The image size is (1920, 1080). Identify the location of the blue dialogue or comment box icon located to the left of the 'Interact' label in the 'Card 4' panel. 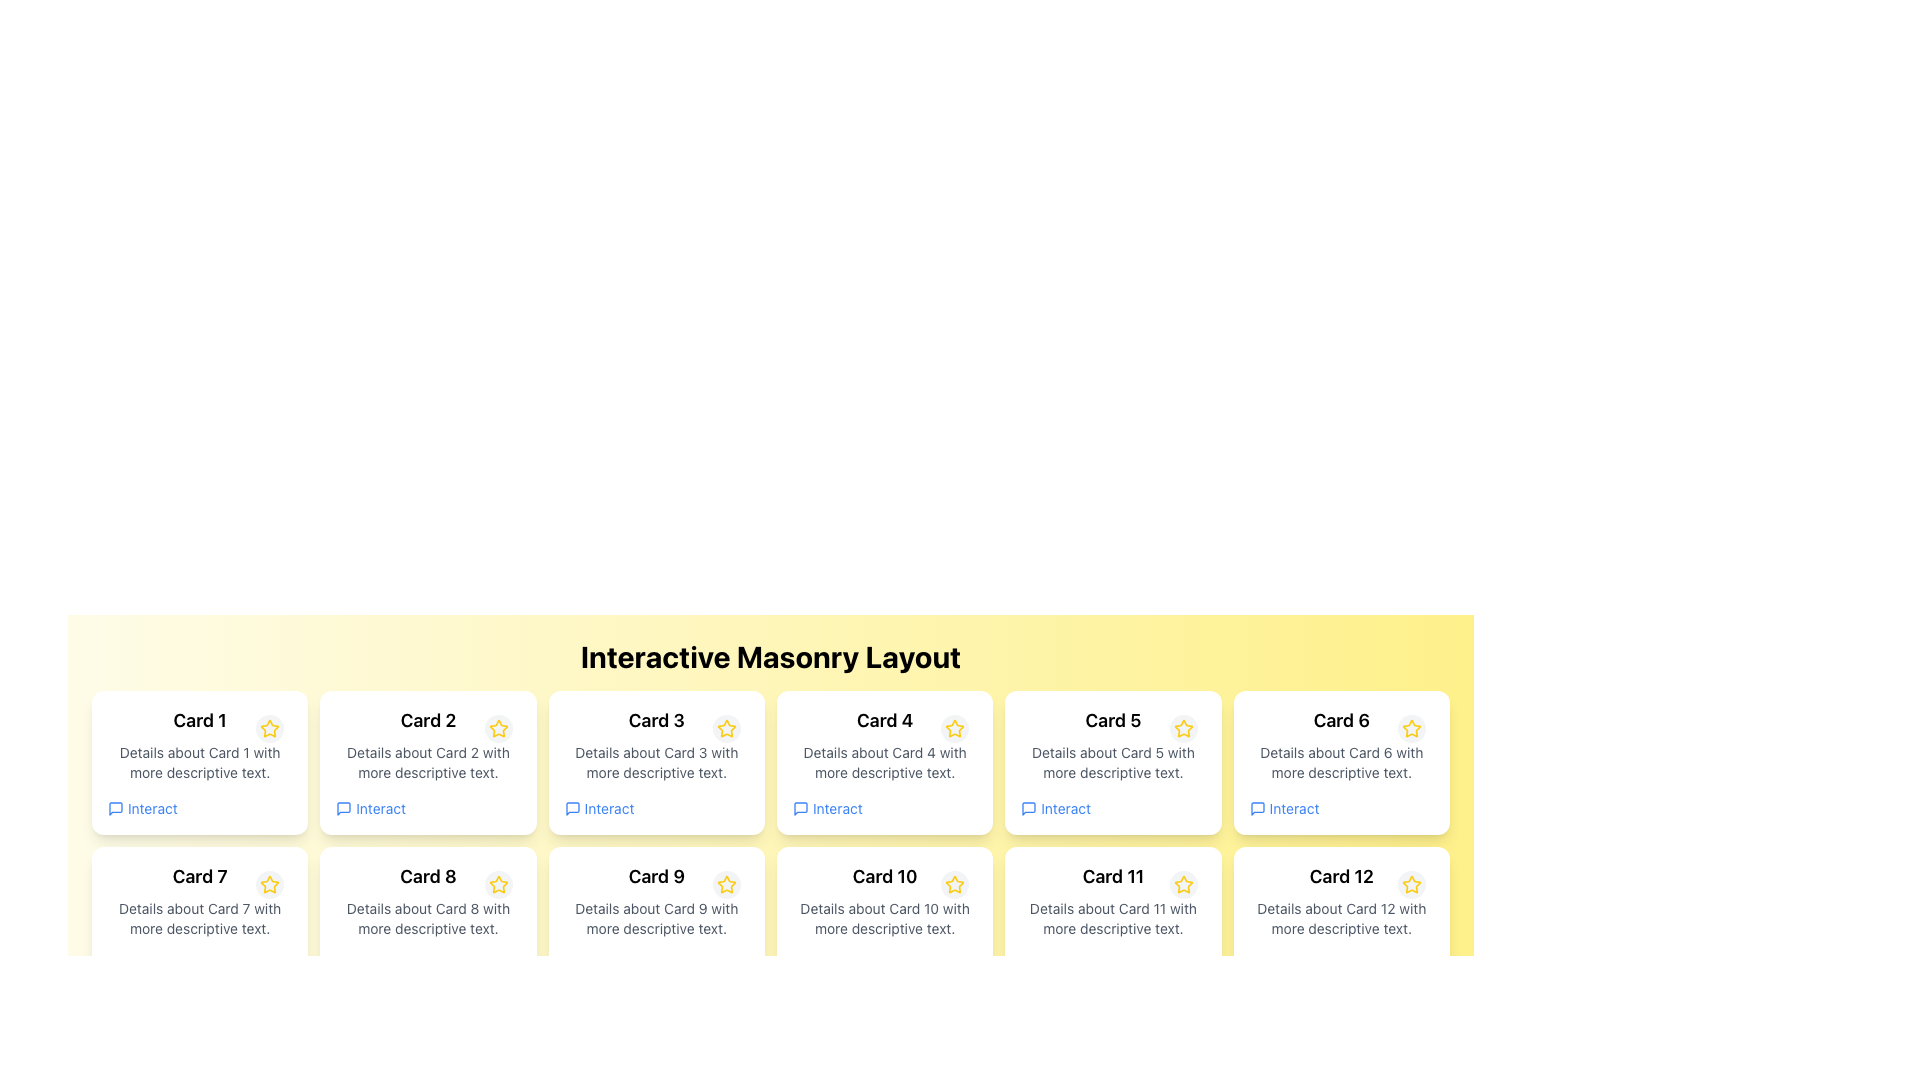
(801, 808).